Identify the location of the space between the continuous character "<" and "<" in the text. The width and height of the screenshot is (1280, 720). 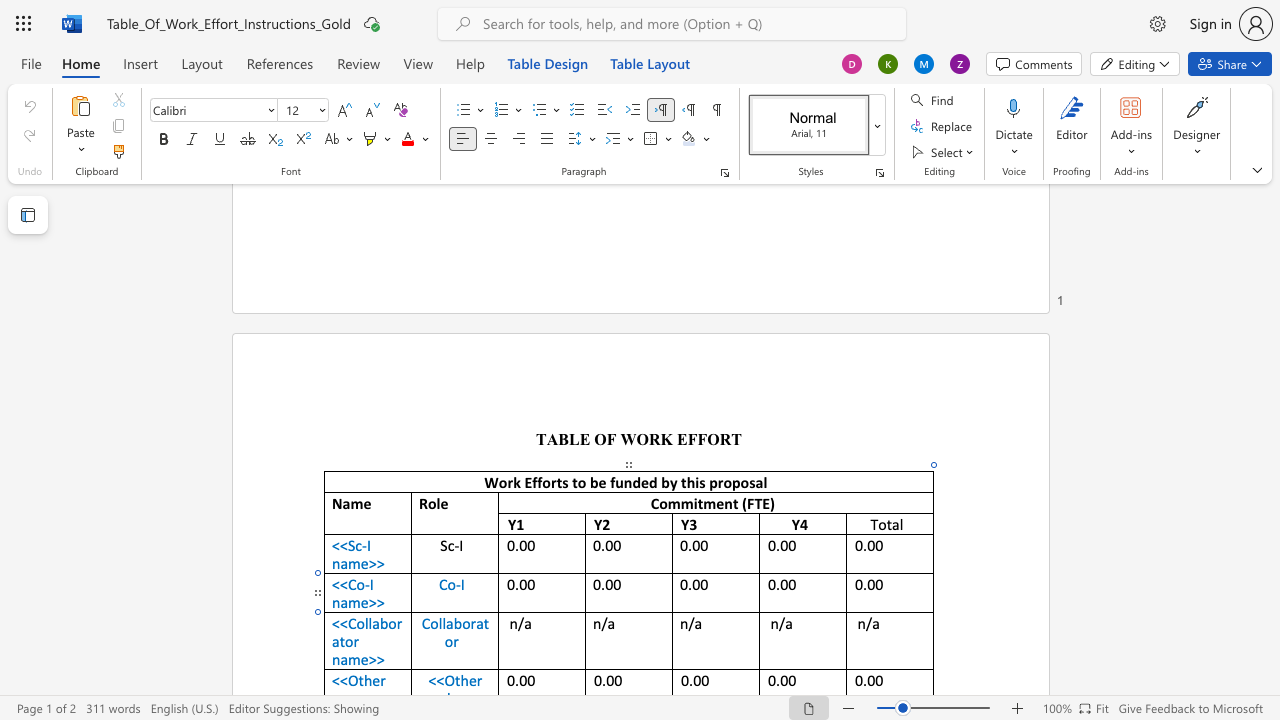
(339, 622).